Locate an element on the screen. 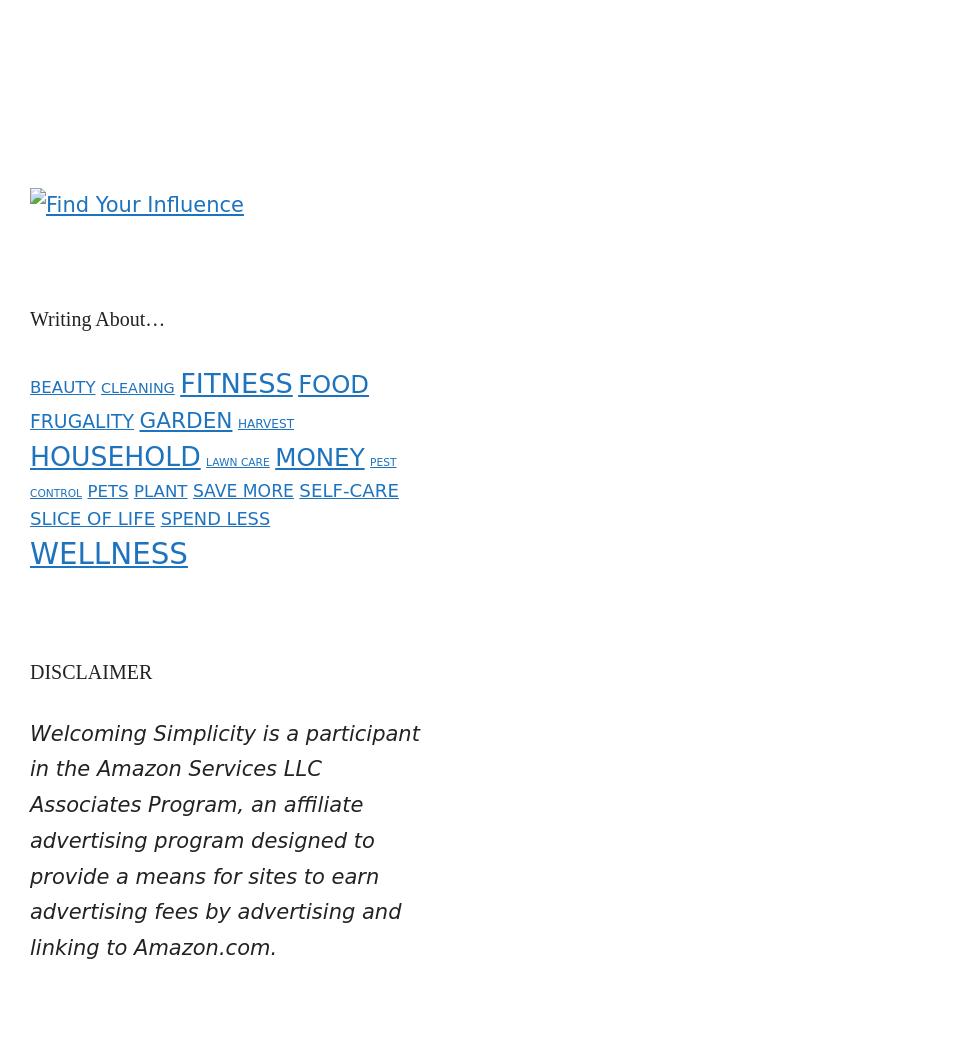 This screenshot has width=970, height=1058. 'MONEY' is located at coordinates (273, 443).